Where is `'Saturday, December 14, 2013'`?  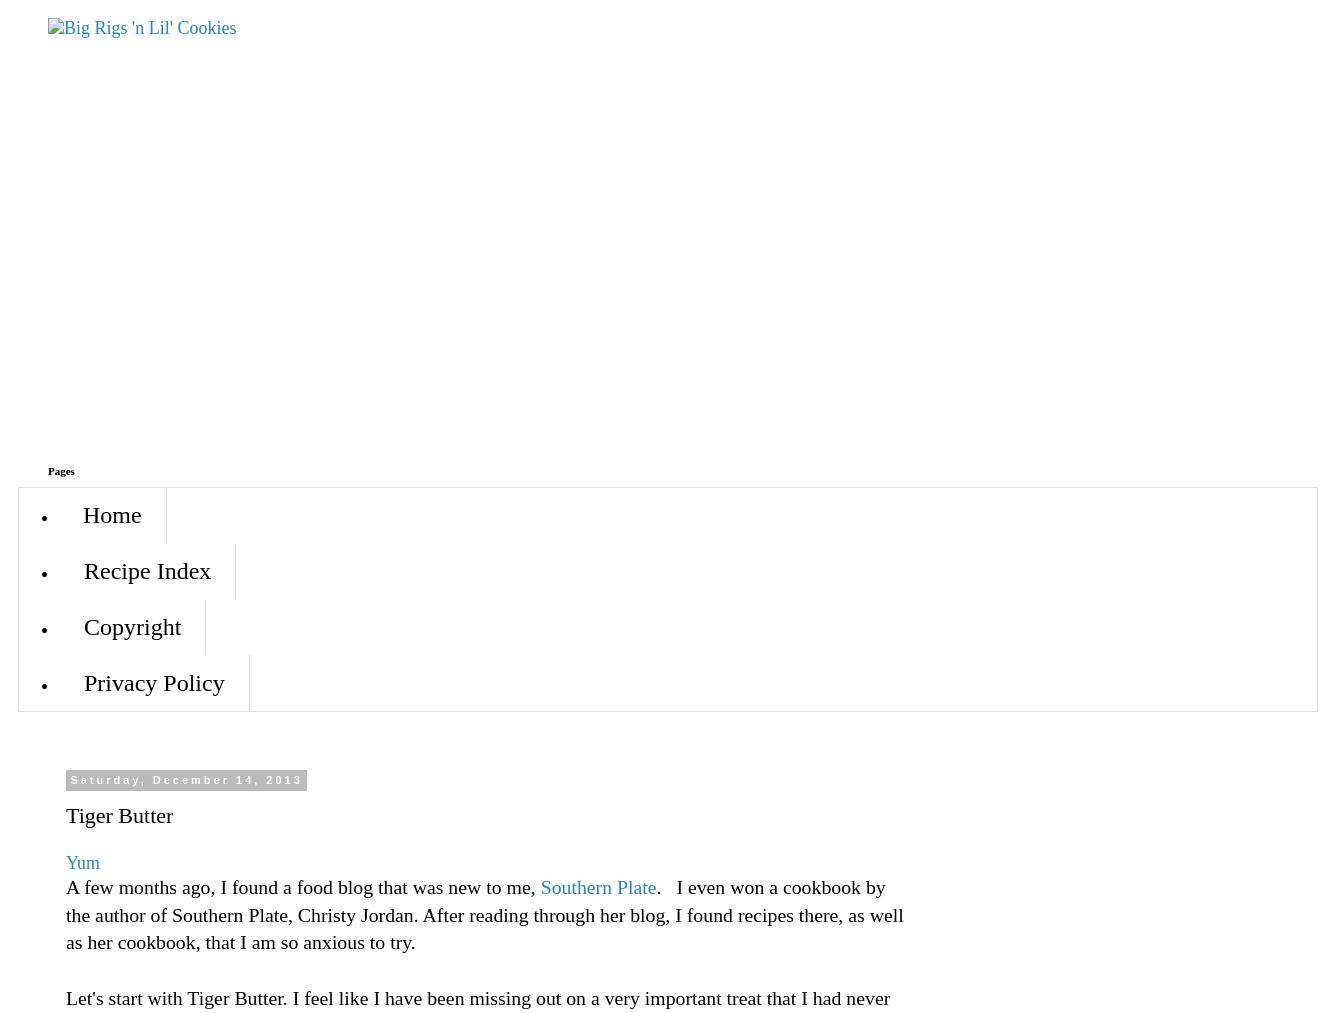 'Saturday, December 14, 2013' is located at coordinates (69, 780).